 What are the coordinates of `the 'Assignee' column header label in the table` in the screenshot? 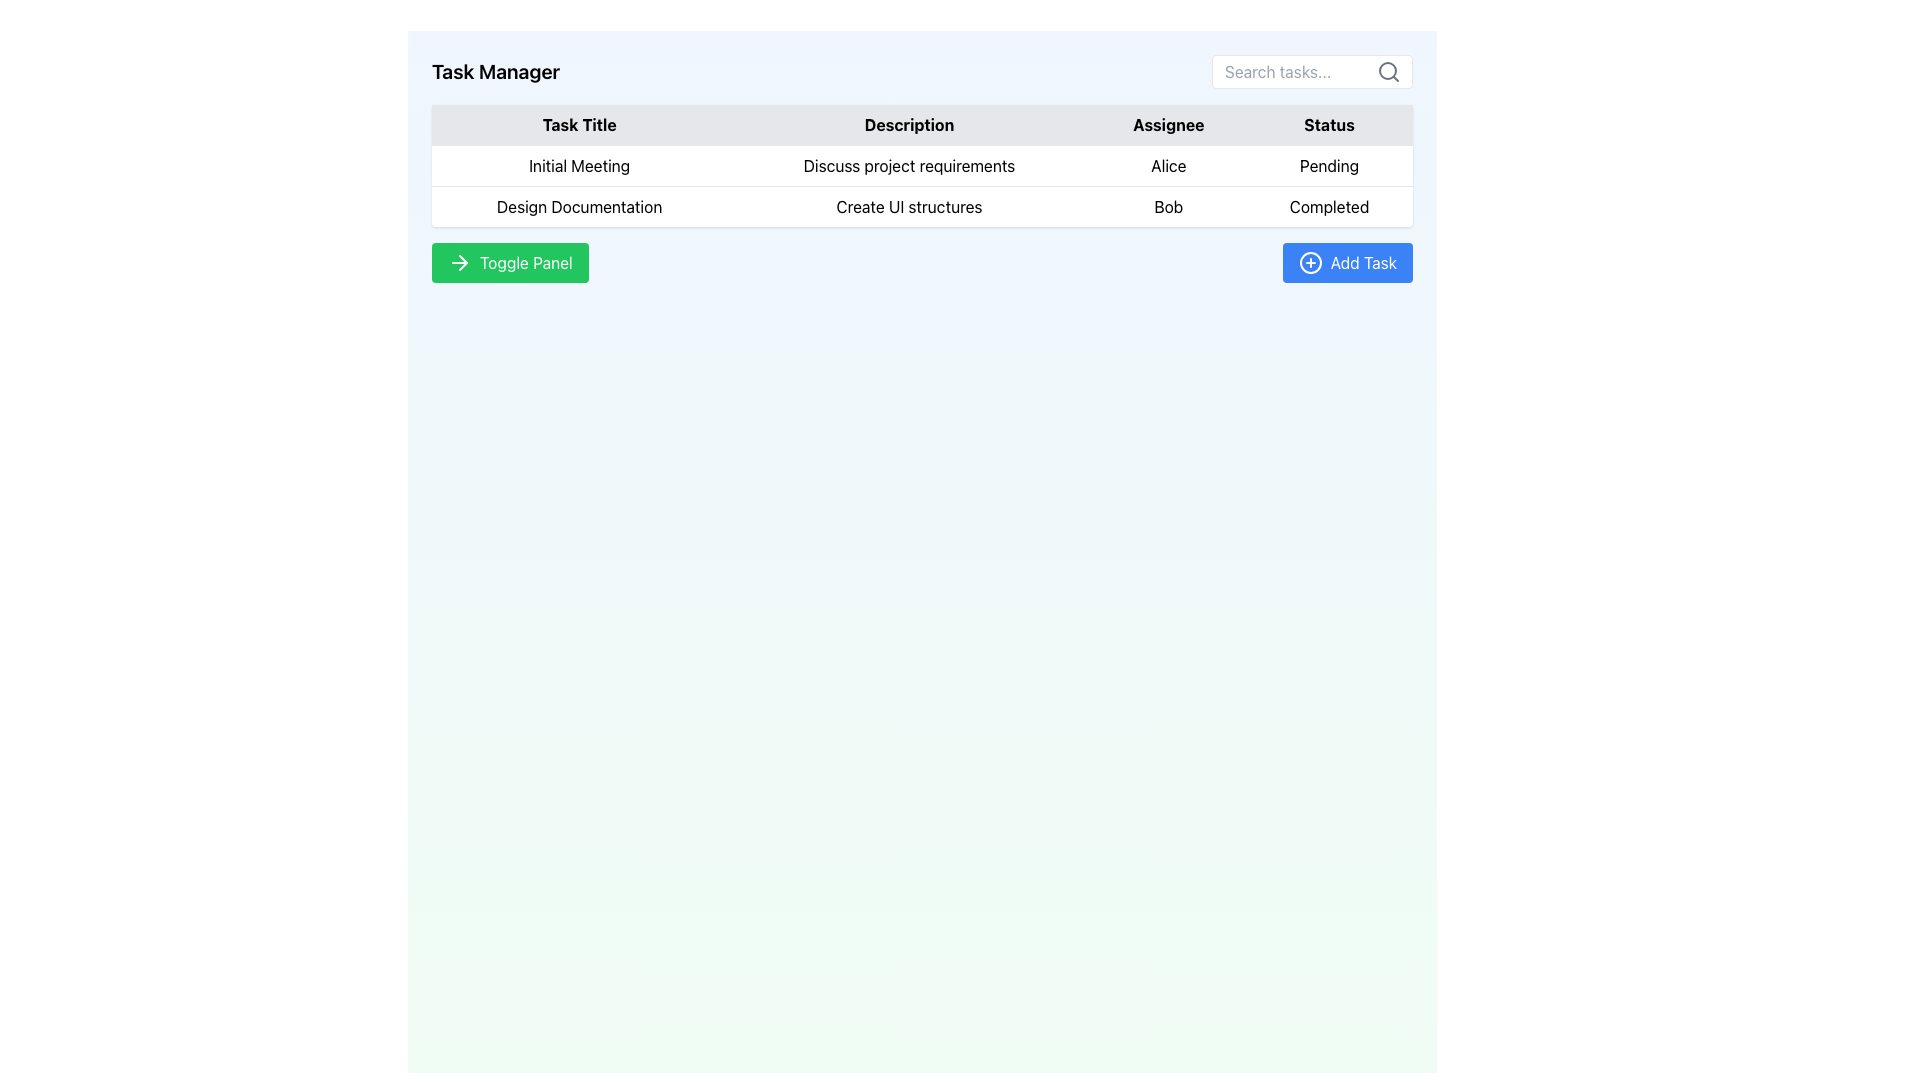 It's located at (1168, 125).